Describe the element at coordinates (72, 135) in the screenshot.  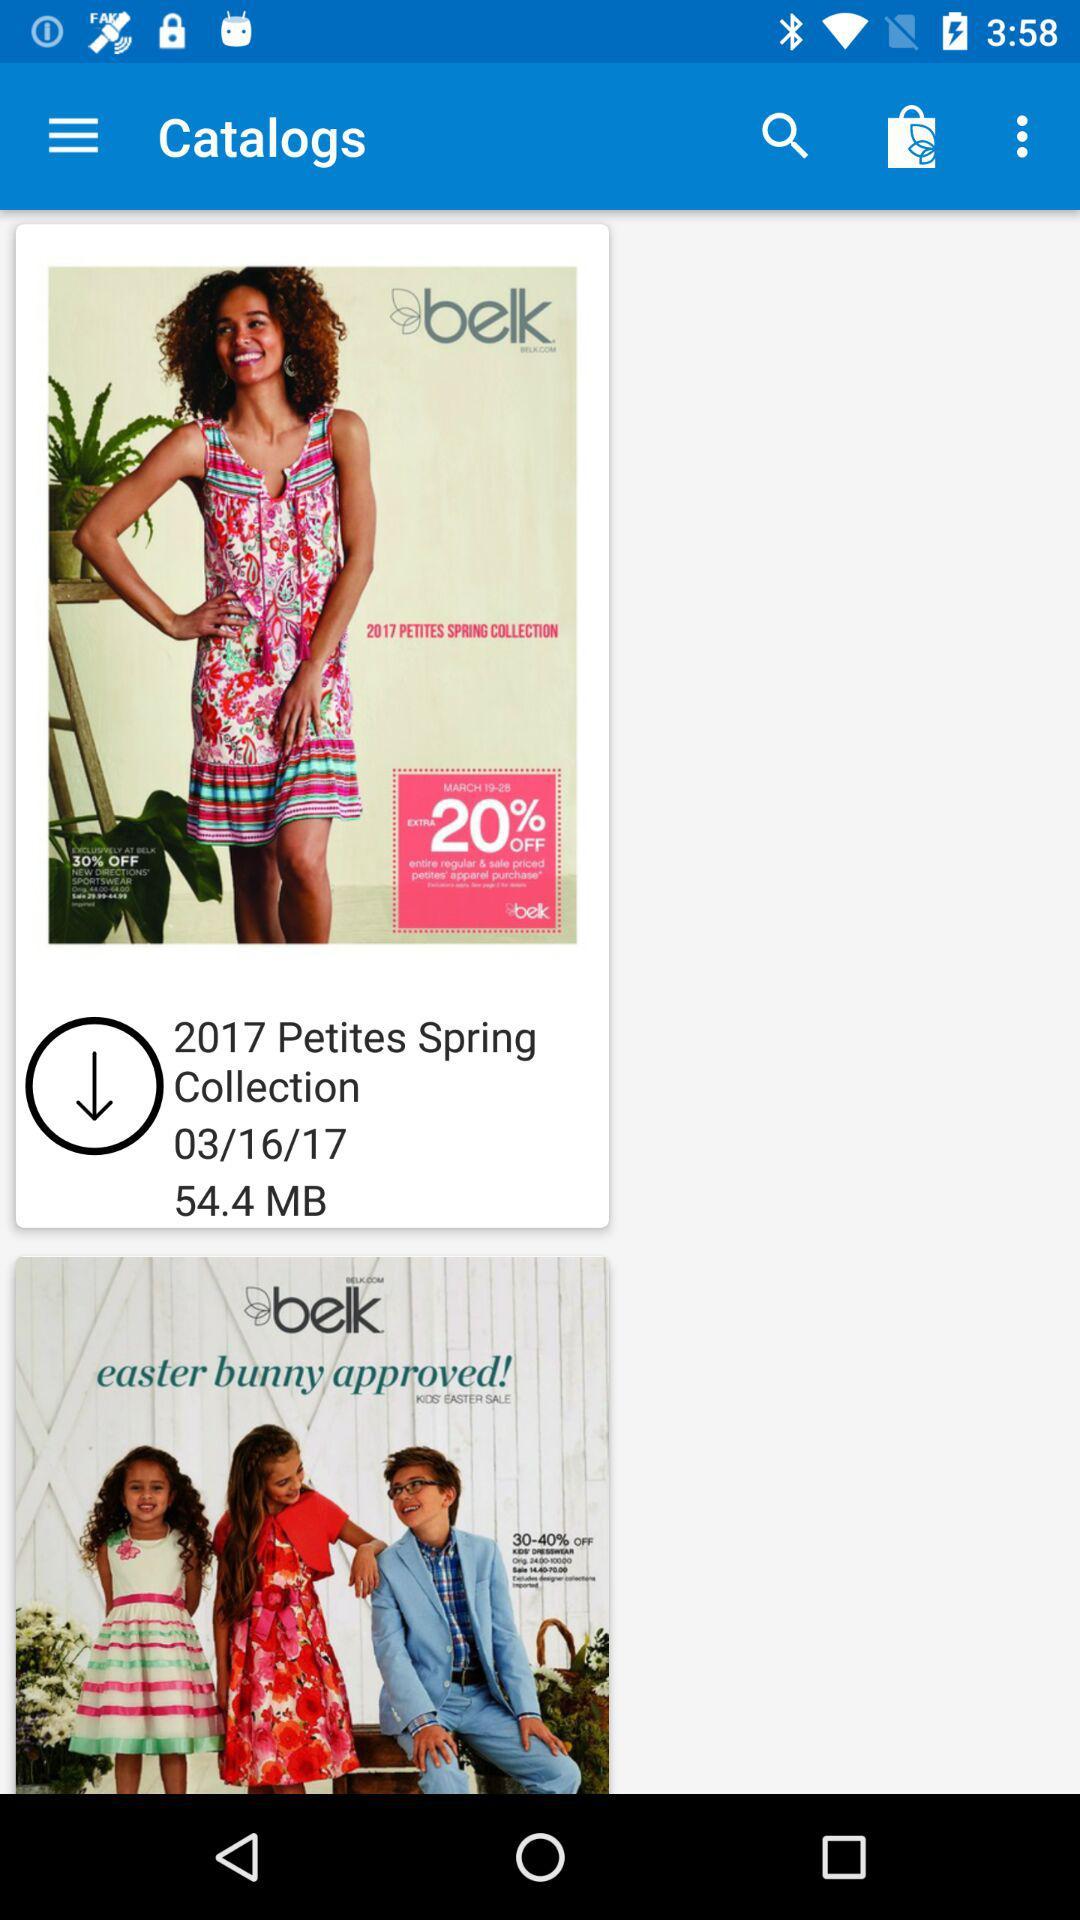
I see `icon next to the catalogs` at that location.